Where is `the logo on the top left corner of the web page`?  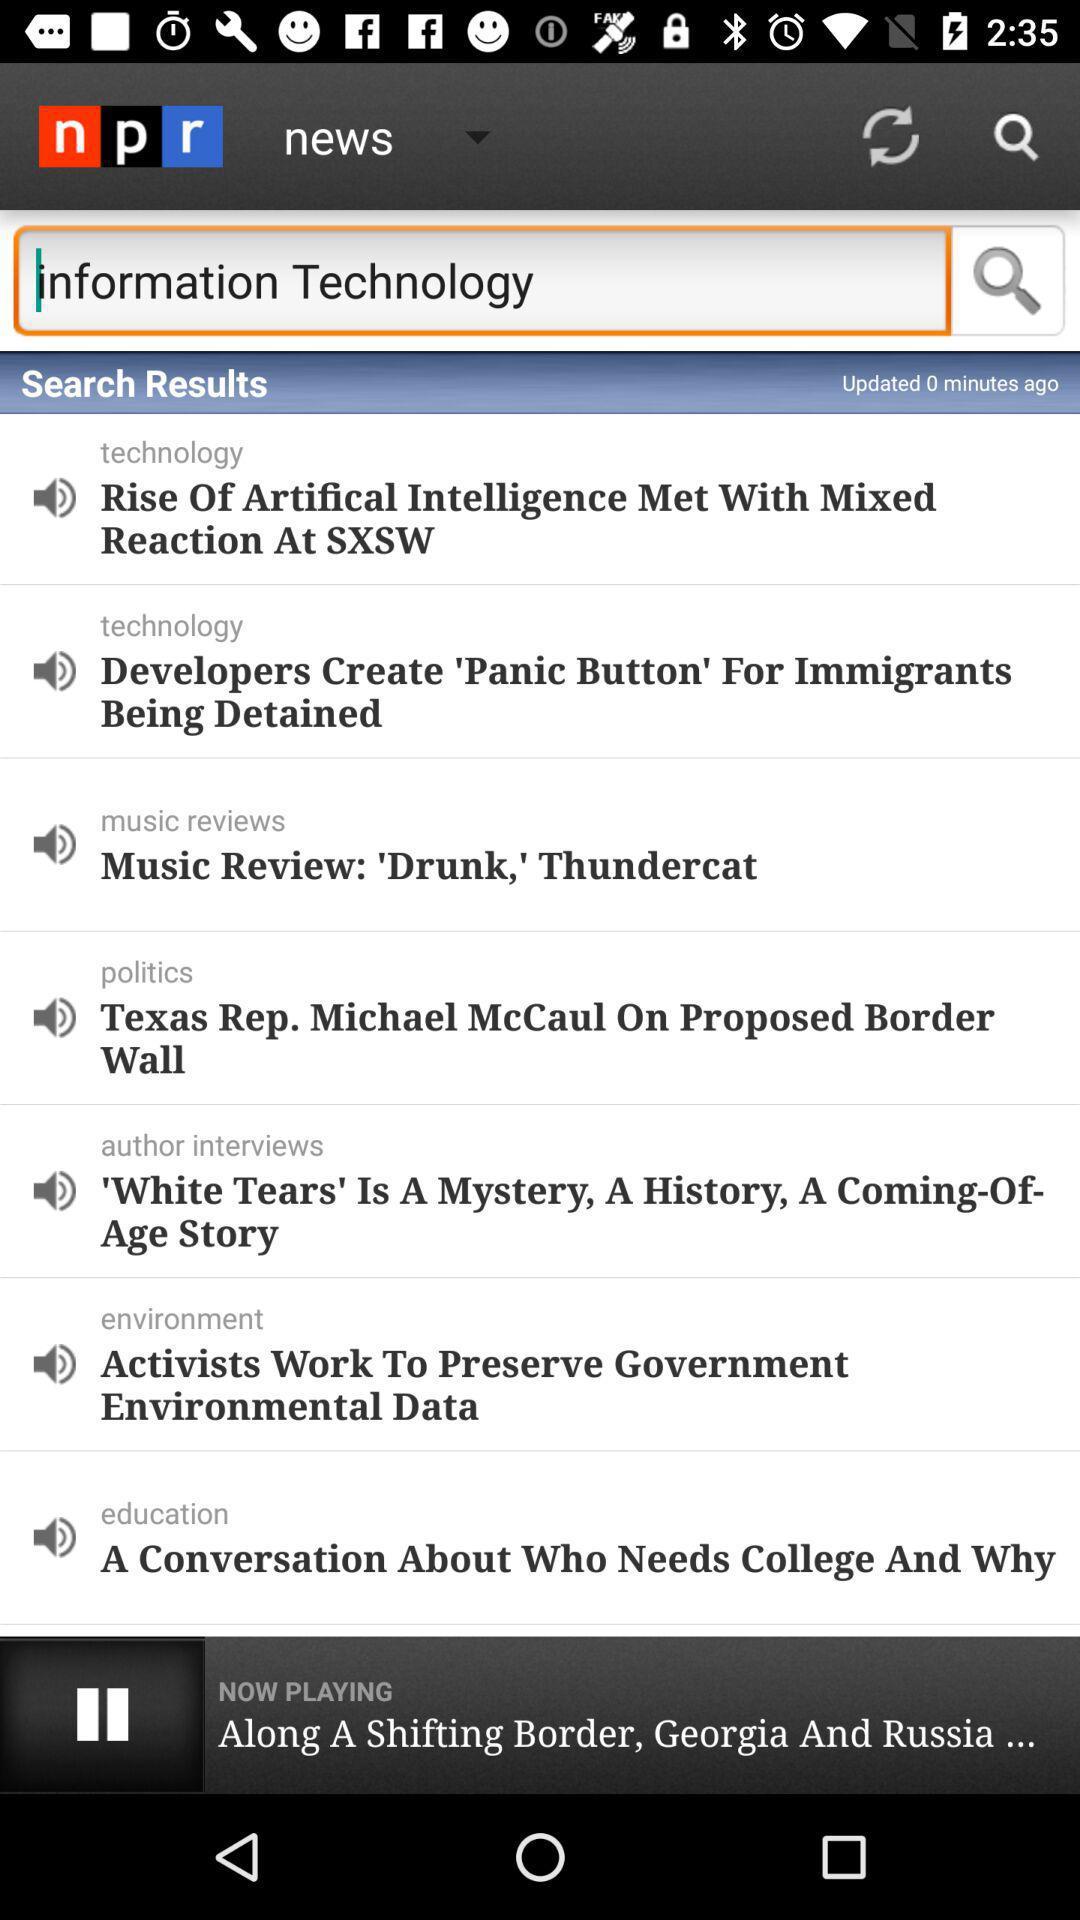
the logo on the top left corner of the web page is located at coordinates (131, 135).